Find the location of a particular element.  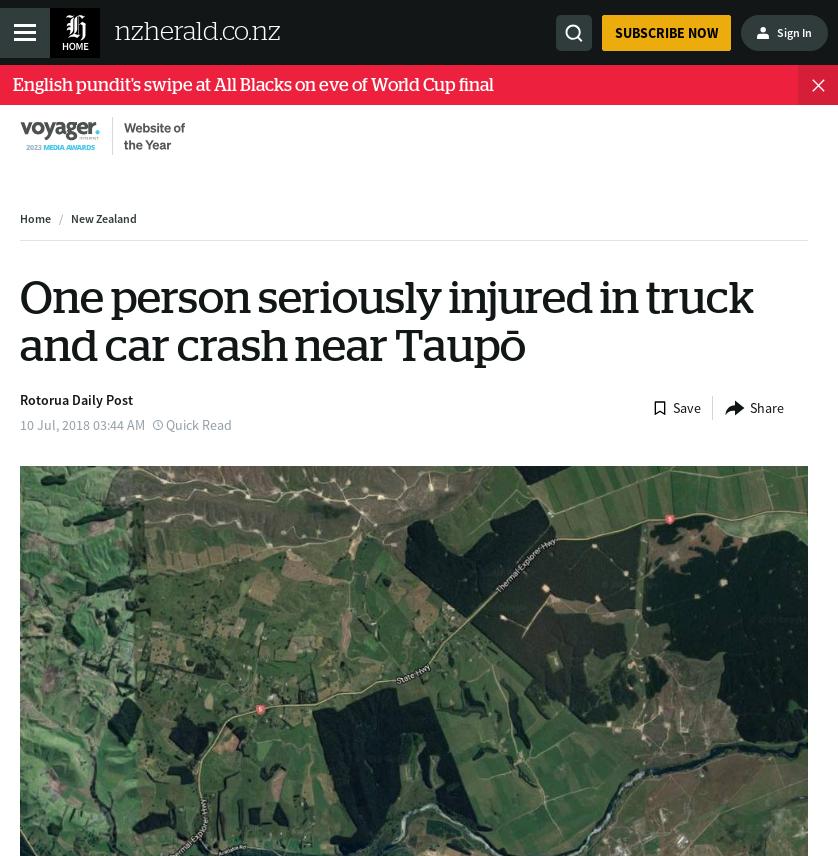

'New Zealand' is located at coordinates (70, 218).